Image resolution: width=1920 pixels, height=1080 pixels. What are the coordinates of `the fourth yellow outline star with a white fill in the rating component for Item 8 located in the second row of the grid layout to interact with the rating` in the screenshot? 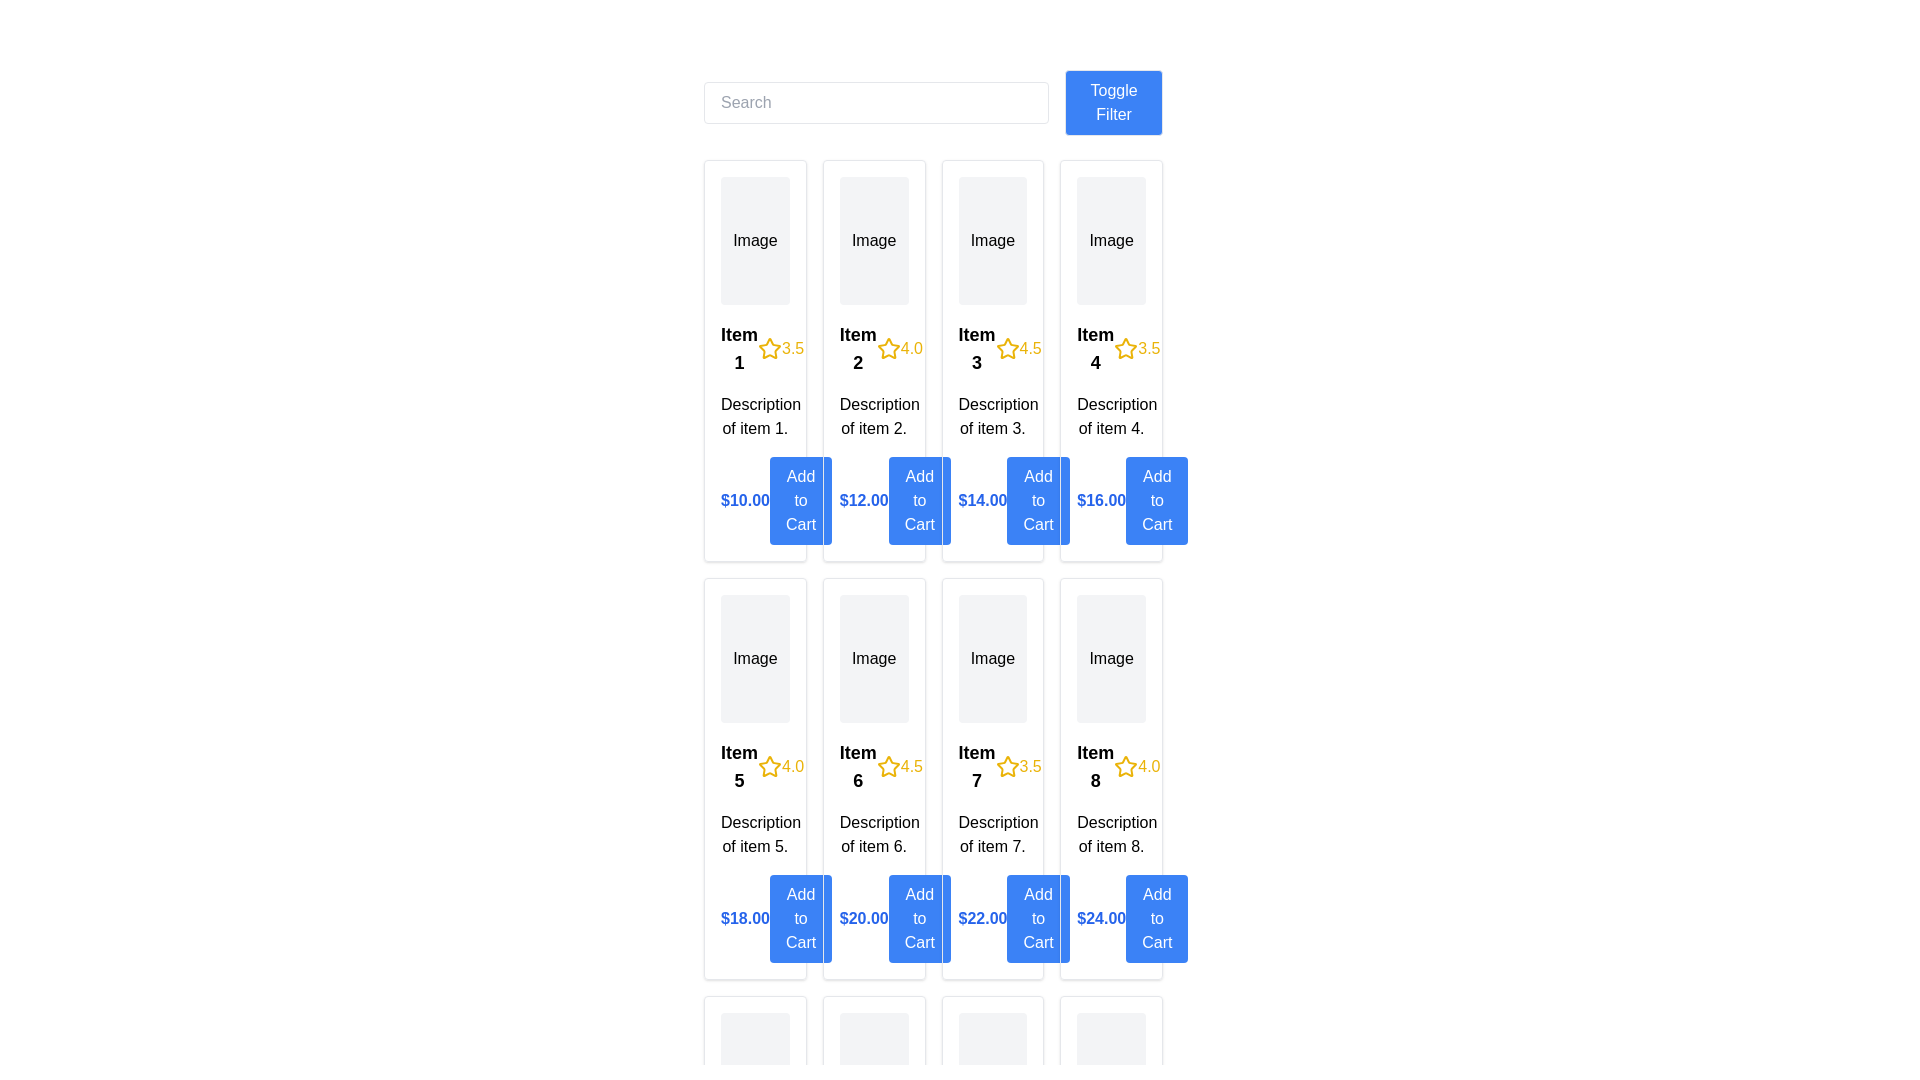 It's located at (1126, 765).